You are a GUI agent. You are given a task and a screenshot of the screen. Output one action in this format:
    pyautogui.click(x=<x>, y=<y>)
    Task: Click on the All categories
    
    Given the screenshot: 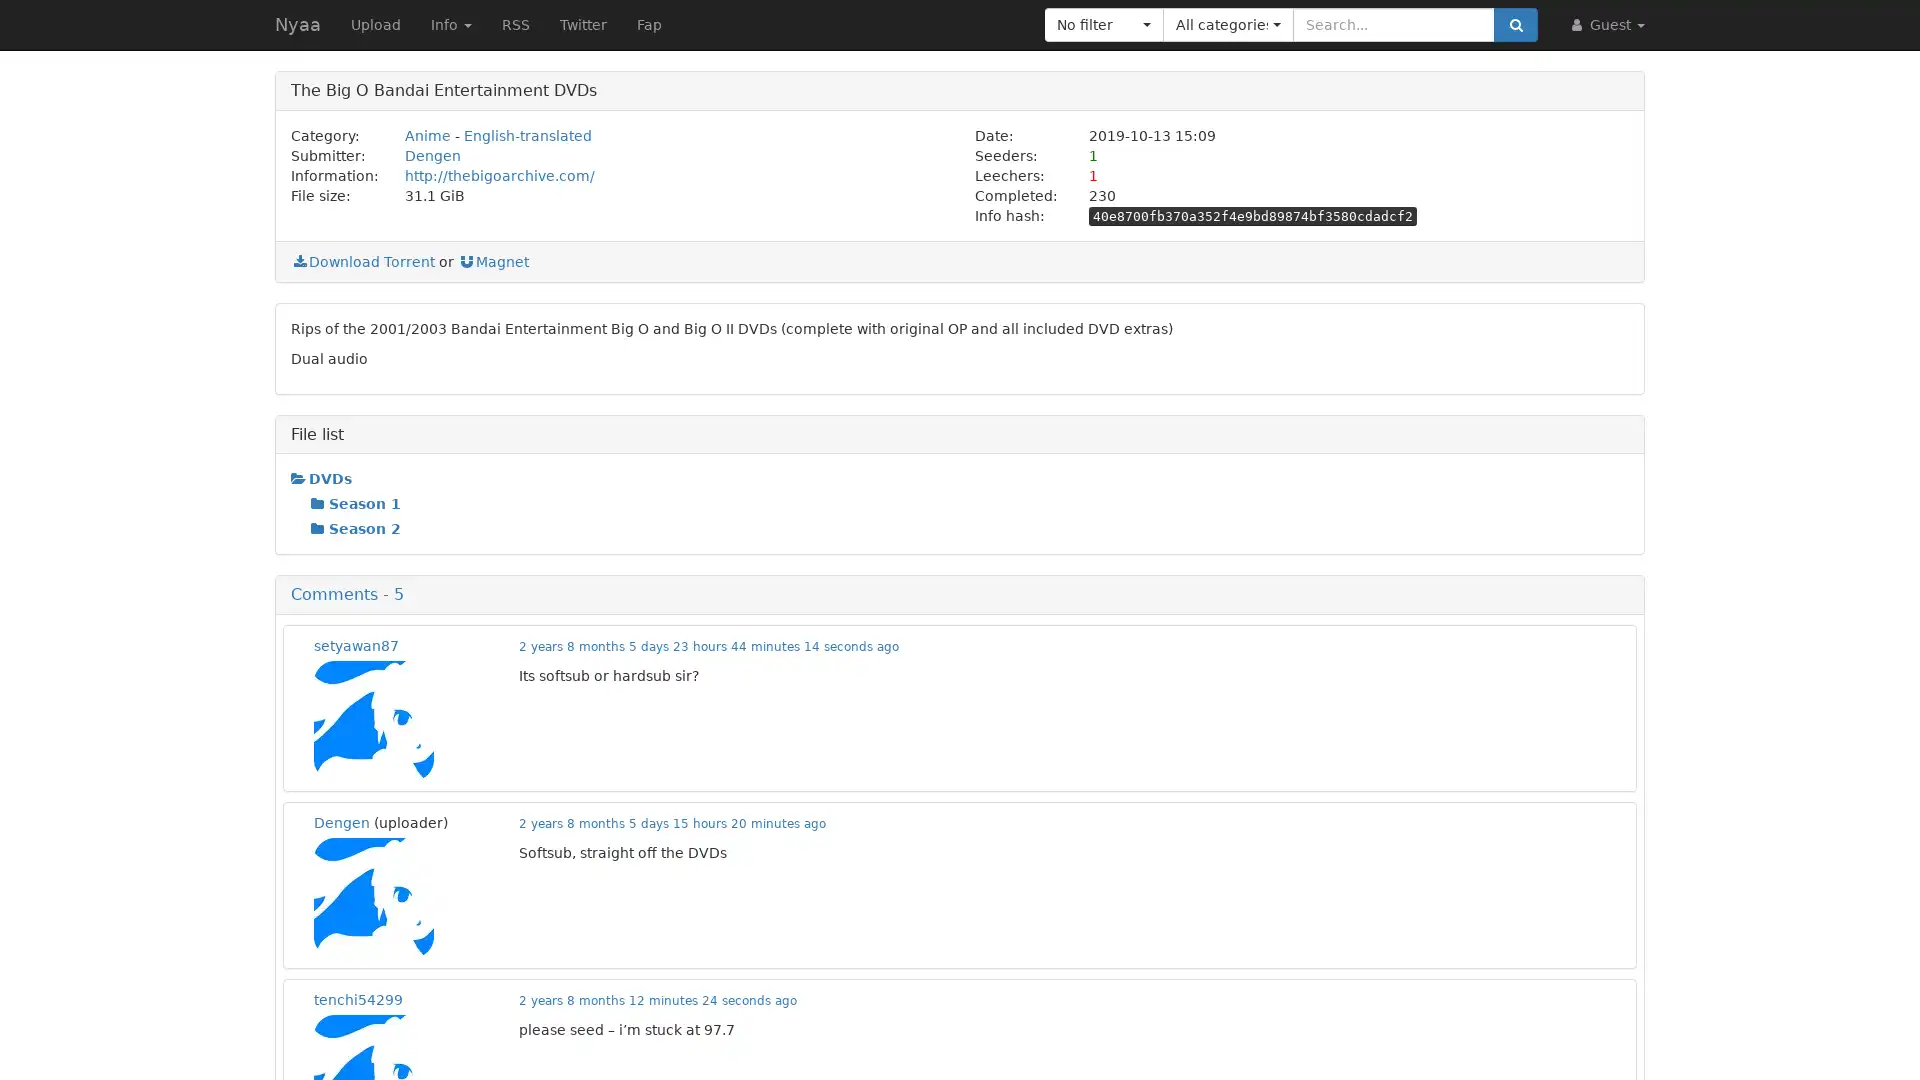 What is the action you would take?
    pyautogui.click(x=1227, y=24)
    